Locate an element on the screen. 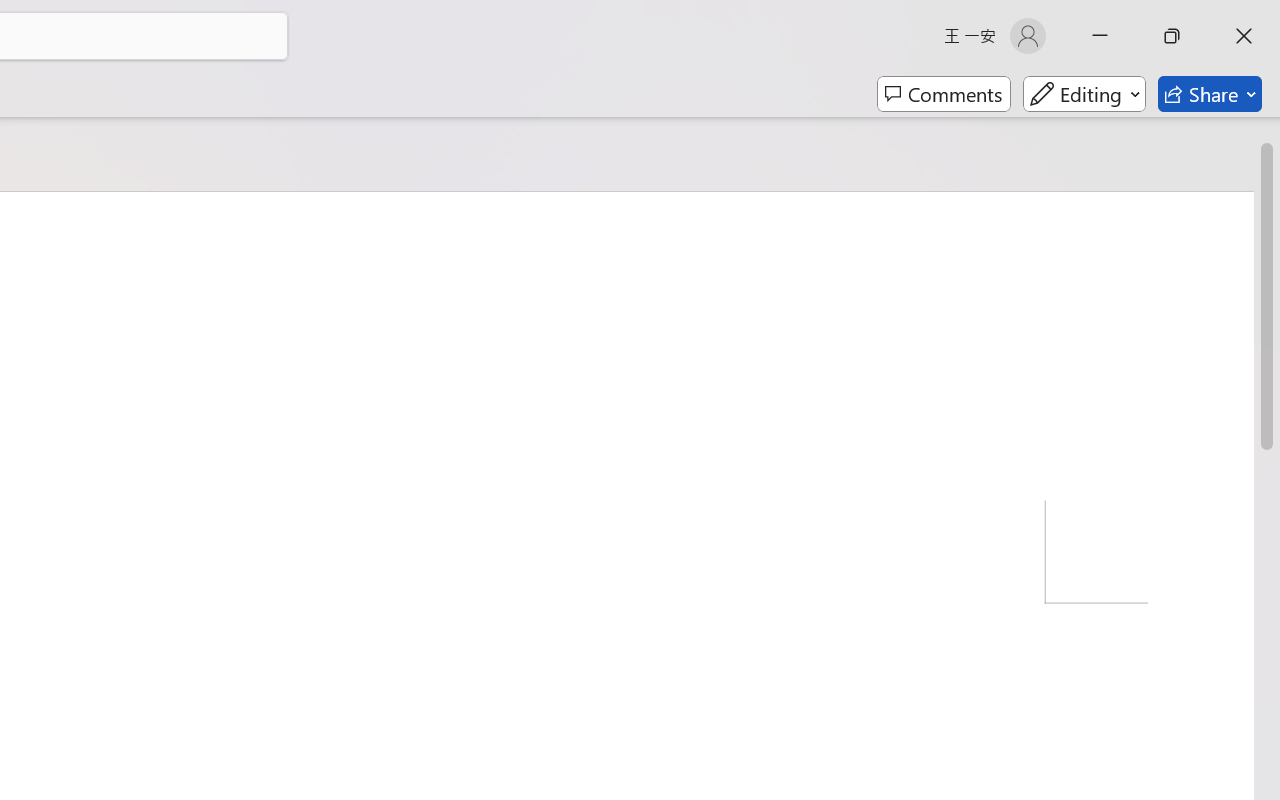 This screenshot has width=1280, height=800. 'Close' is located at coordinates (1243, 35).